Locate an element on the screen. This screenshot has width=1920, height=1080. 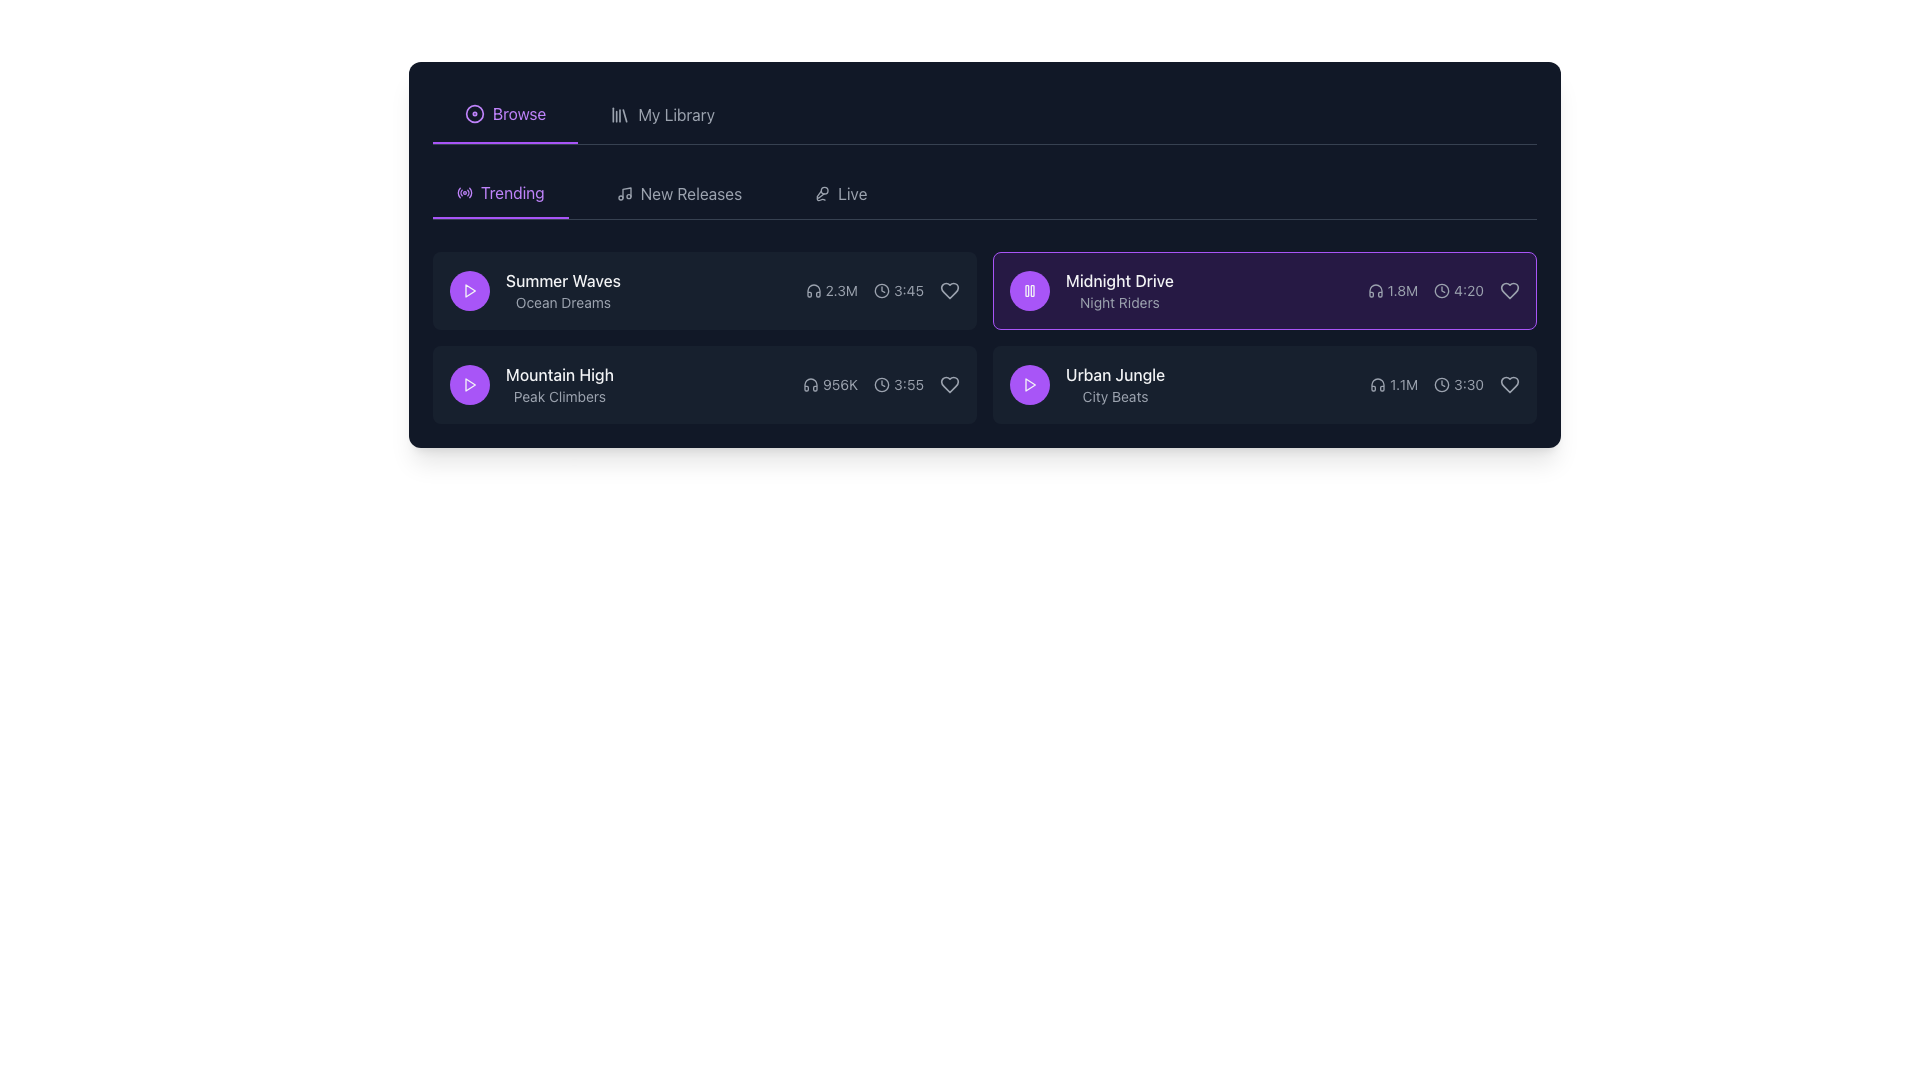
the heart-shaped icon in the bottom right corner of the 'Midnight Drive' song card to mark it as favorite is located at coordinates (1510, 290).